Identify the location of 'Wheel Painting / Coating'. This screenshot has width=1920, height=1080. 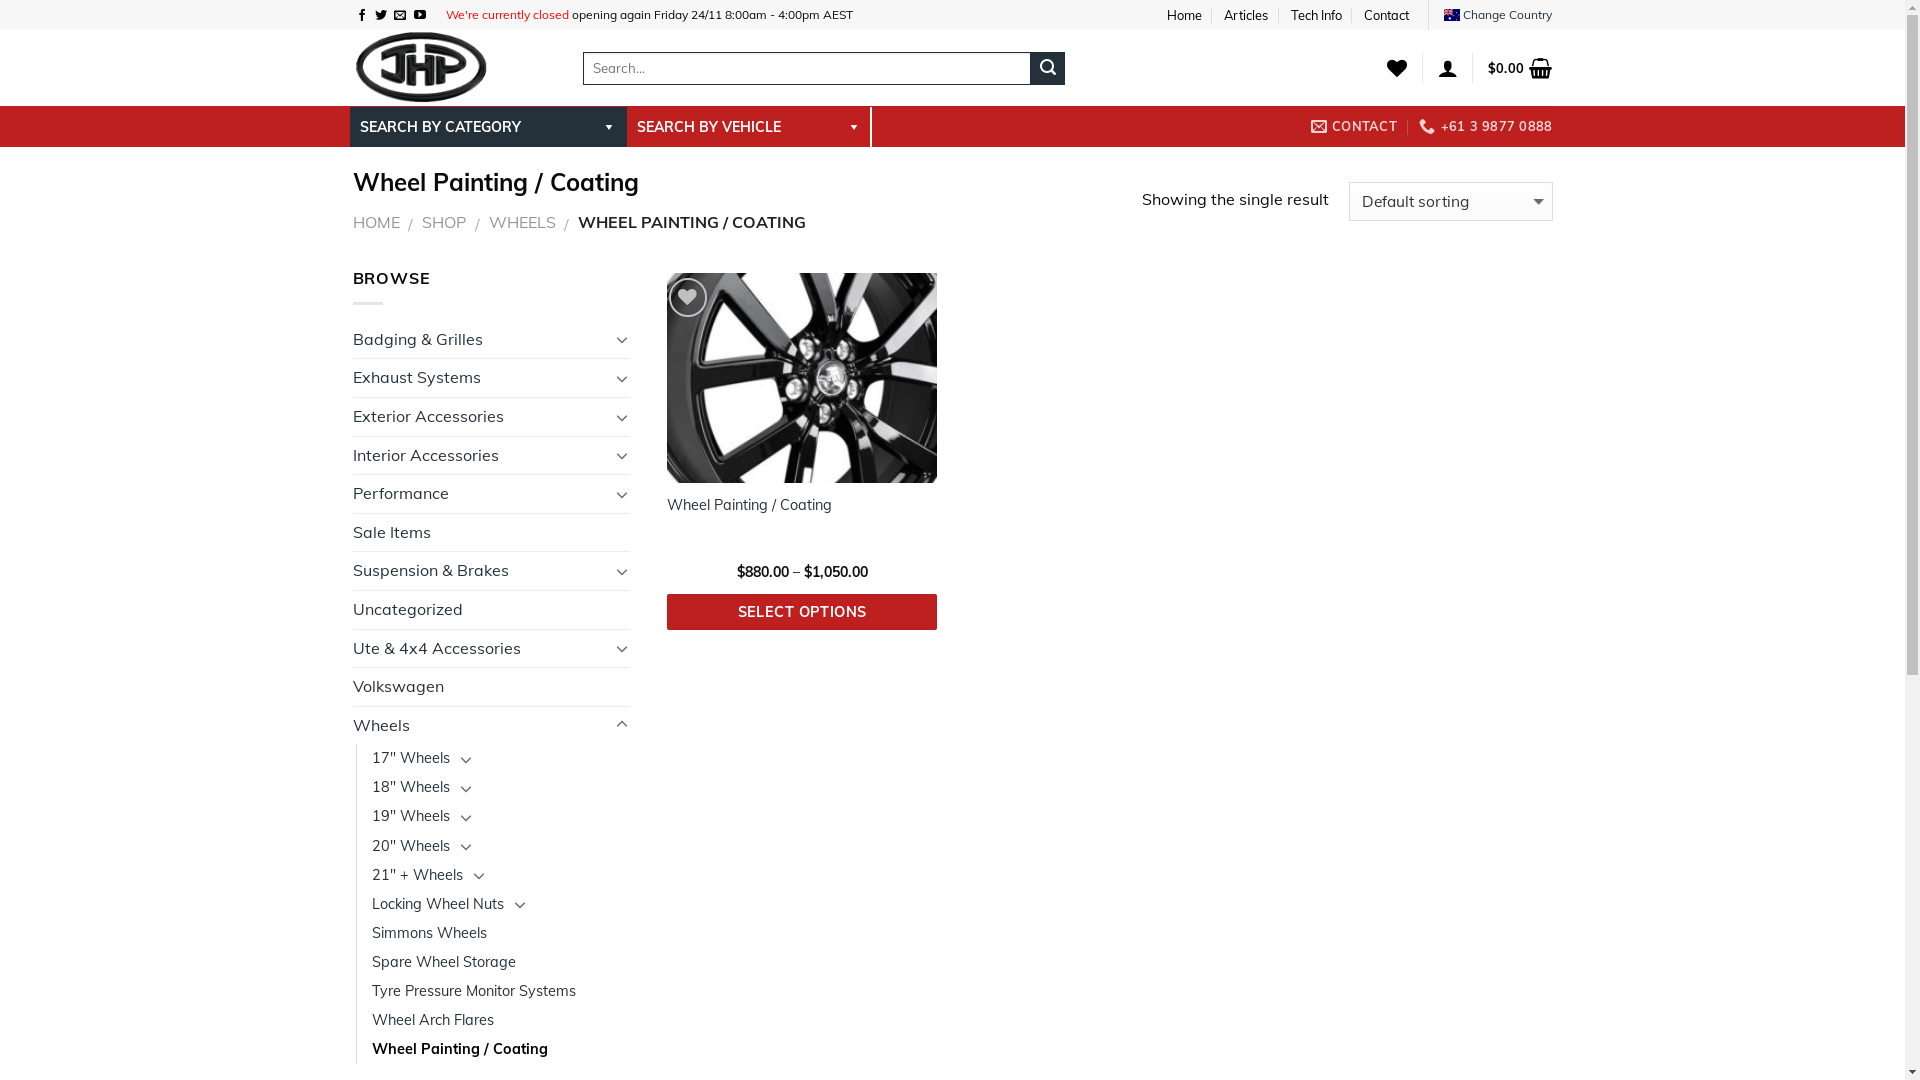
(372, 1048).